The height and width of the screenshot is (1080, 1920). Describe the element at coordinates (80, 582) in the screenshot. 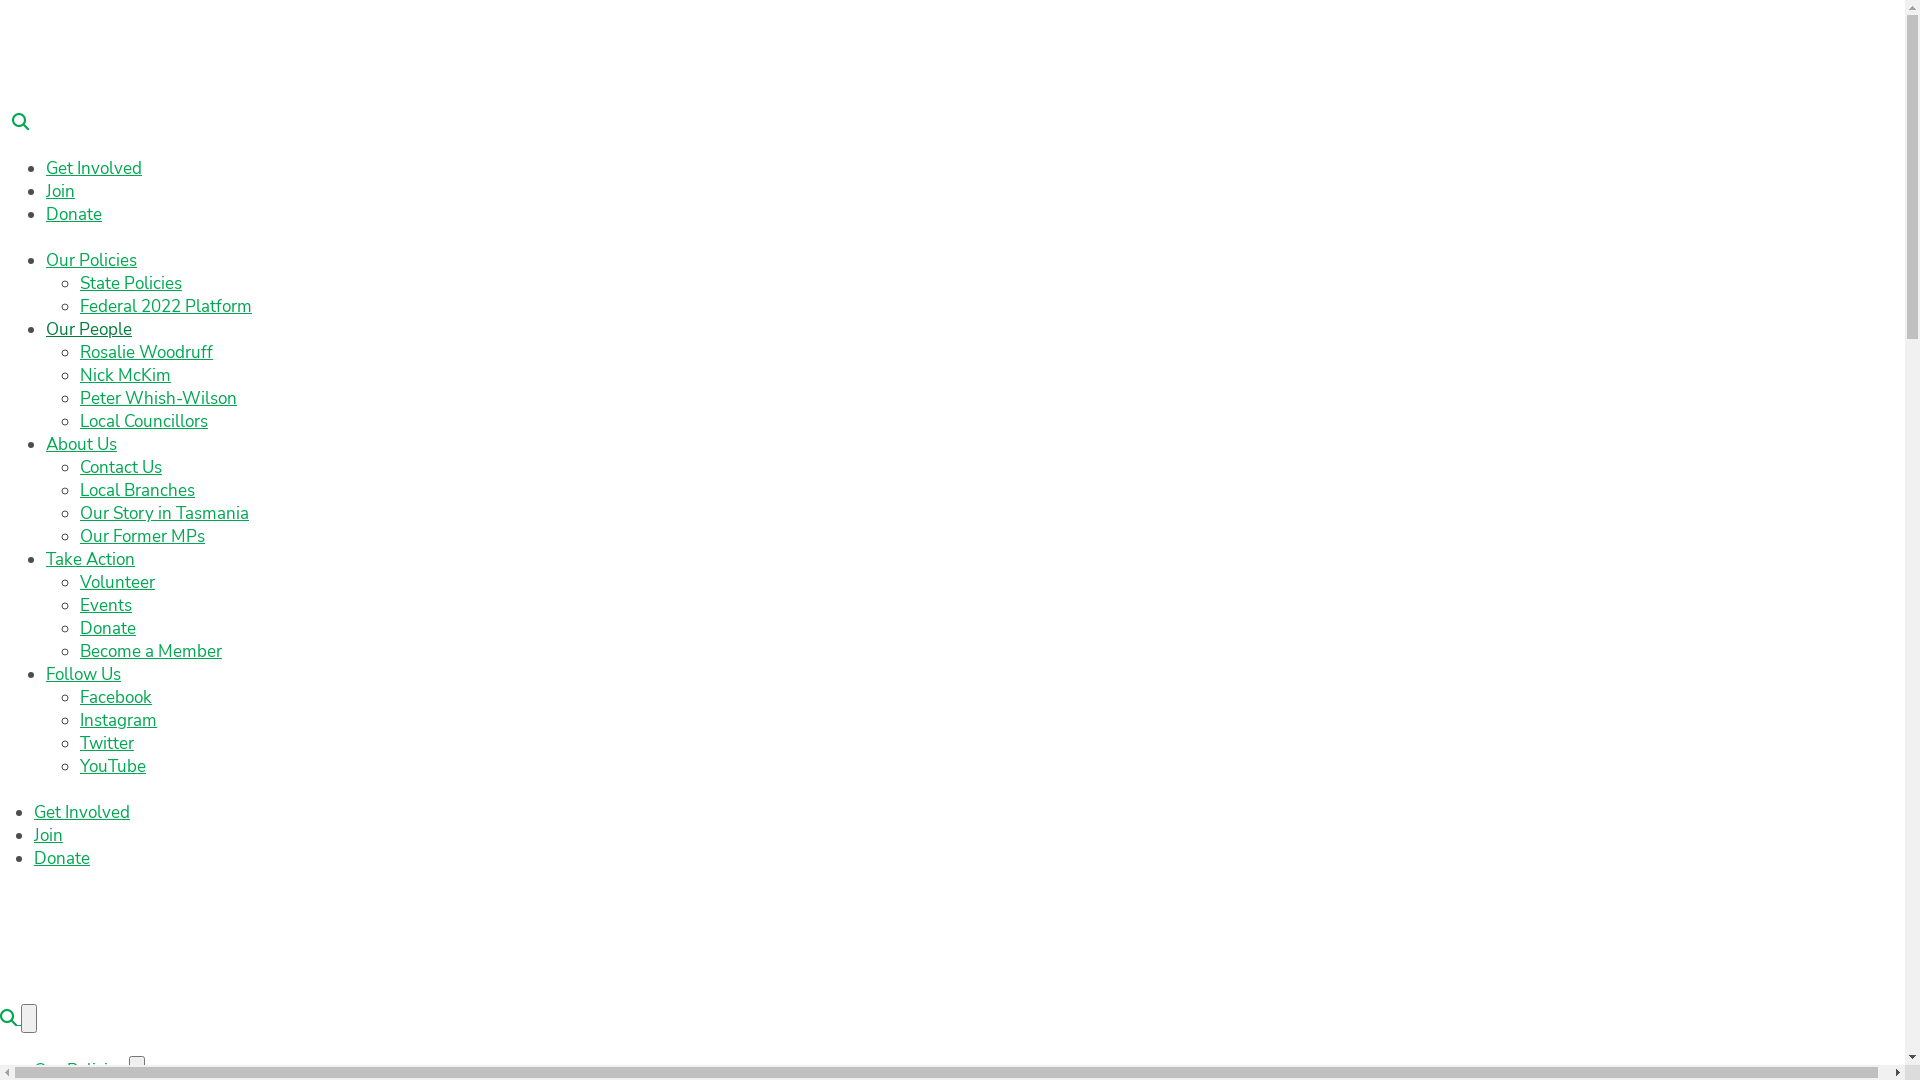

I see `'Volunteer'` at that location.